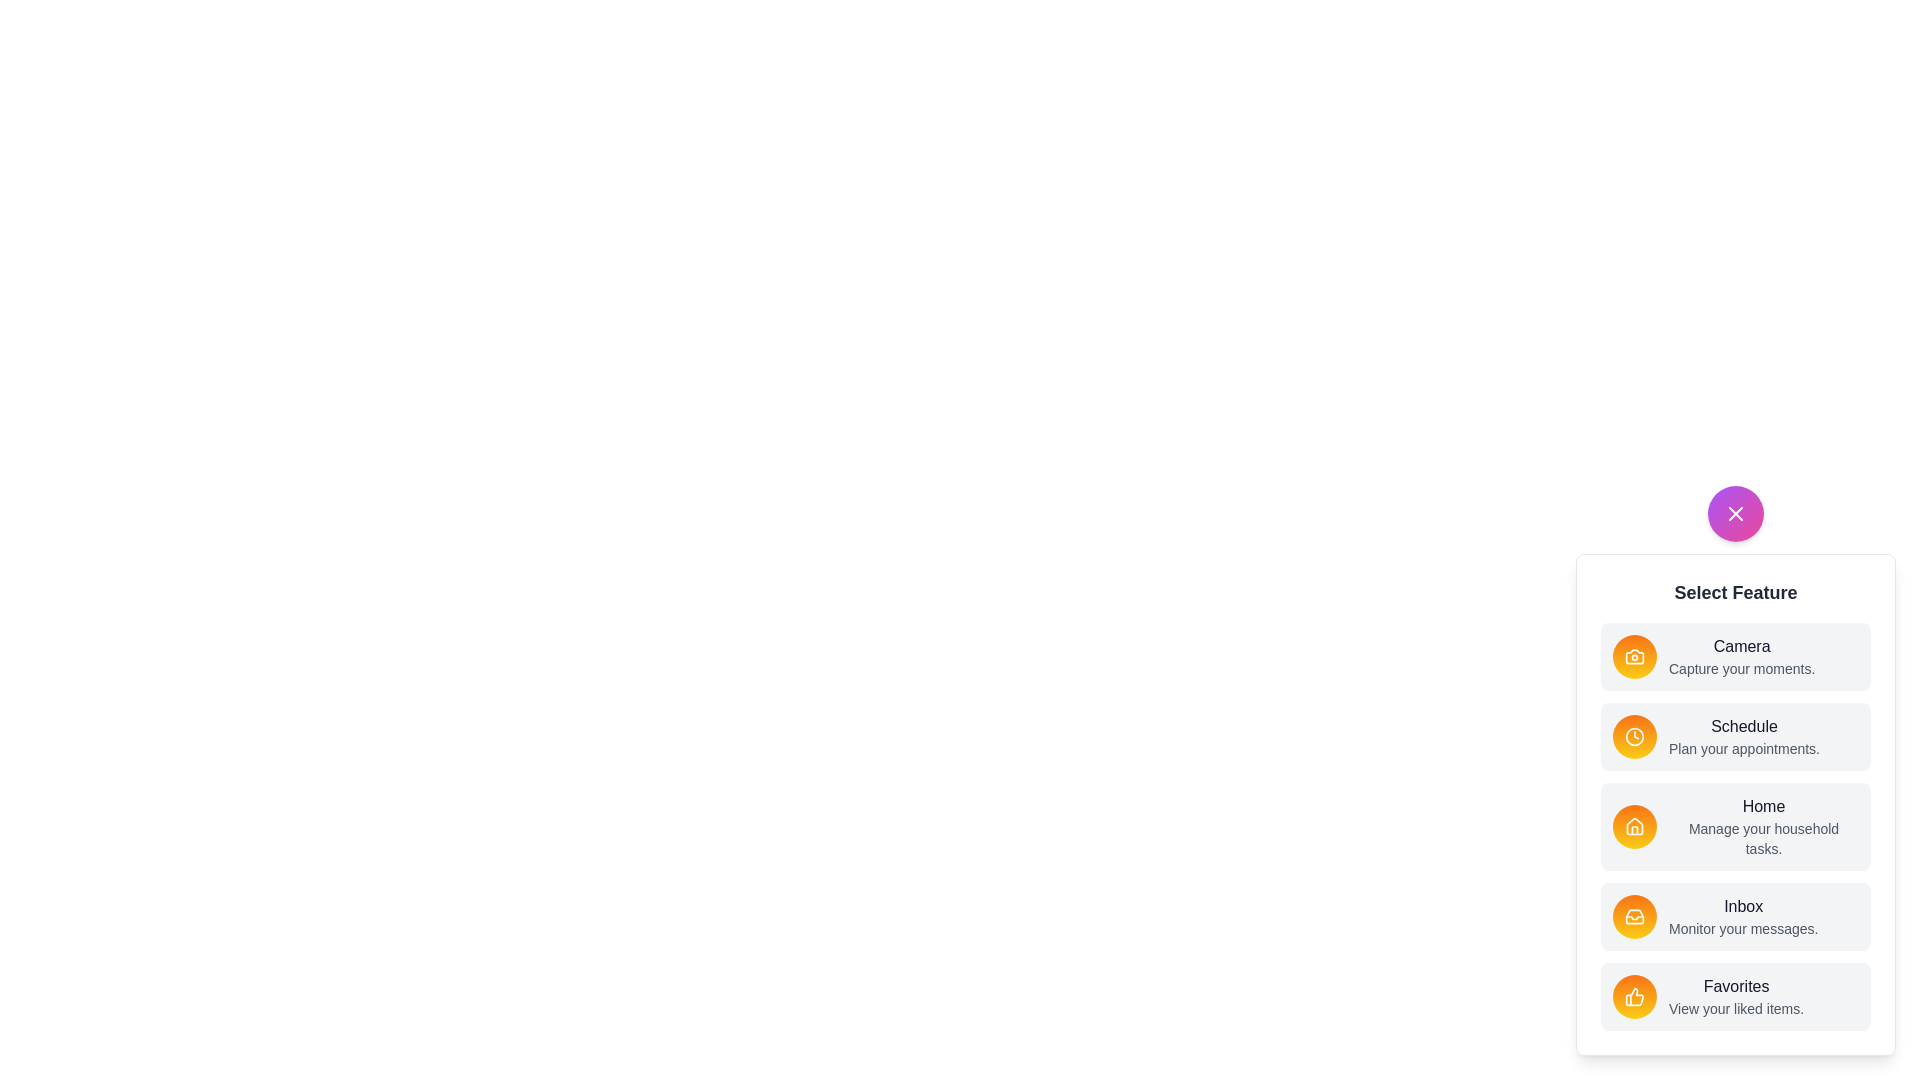 This screenshot has width=1920, height=1080. Describe the element at coordinates (1635, 736) in the screenshot. I see `the feature corresponding to Schedule` at that location.